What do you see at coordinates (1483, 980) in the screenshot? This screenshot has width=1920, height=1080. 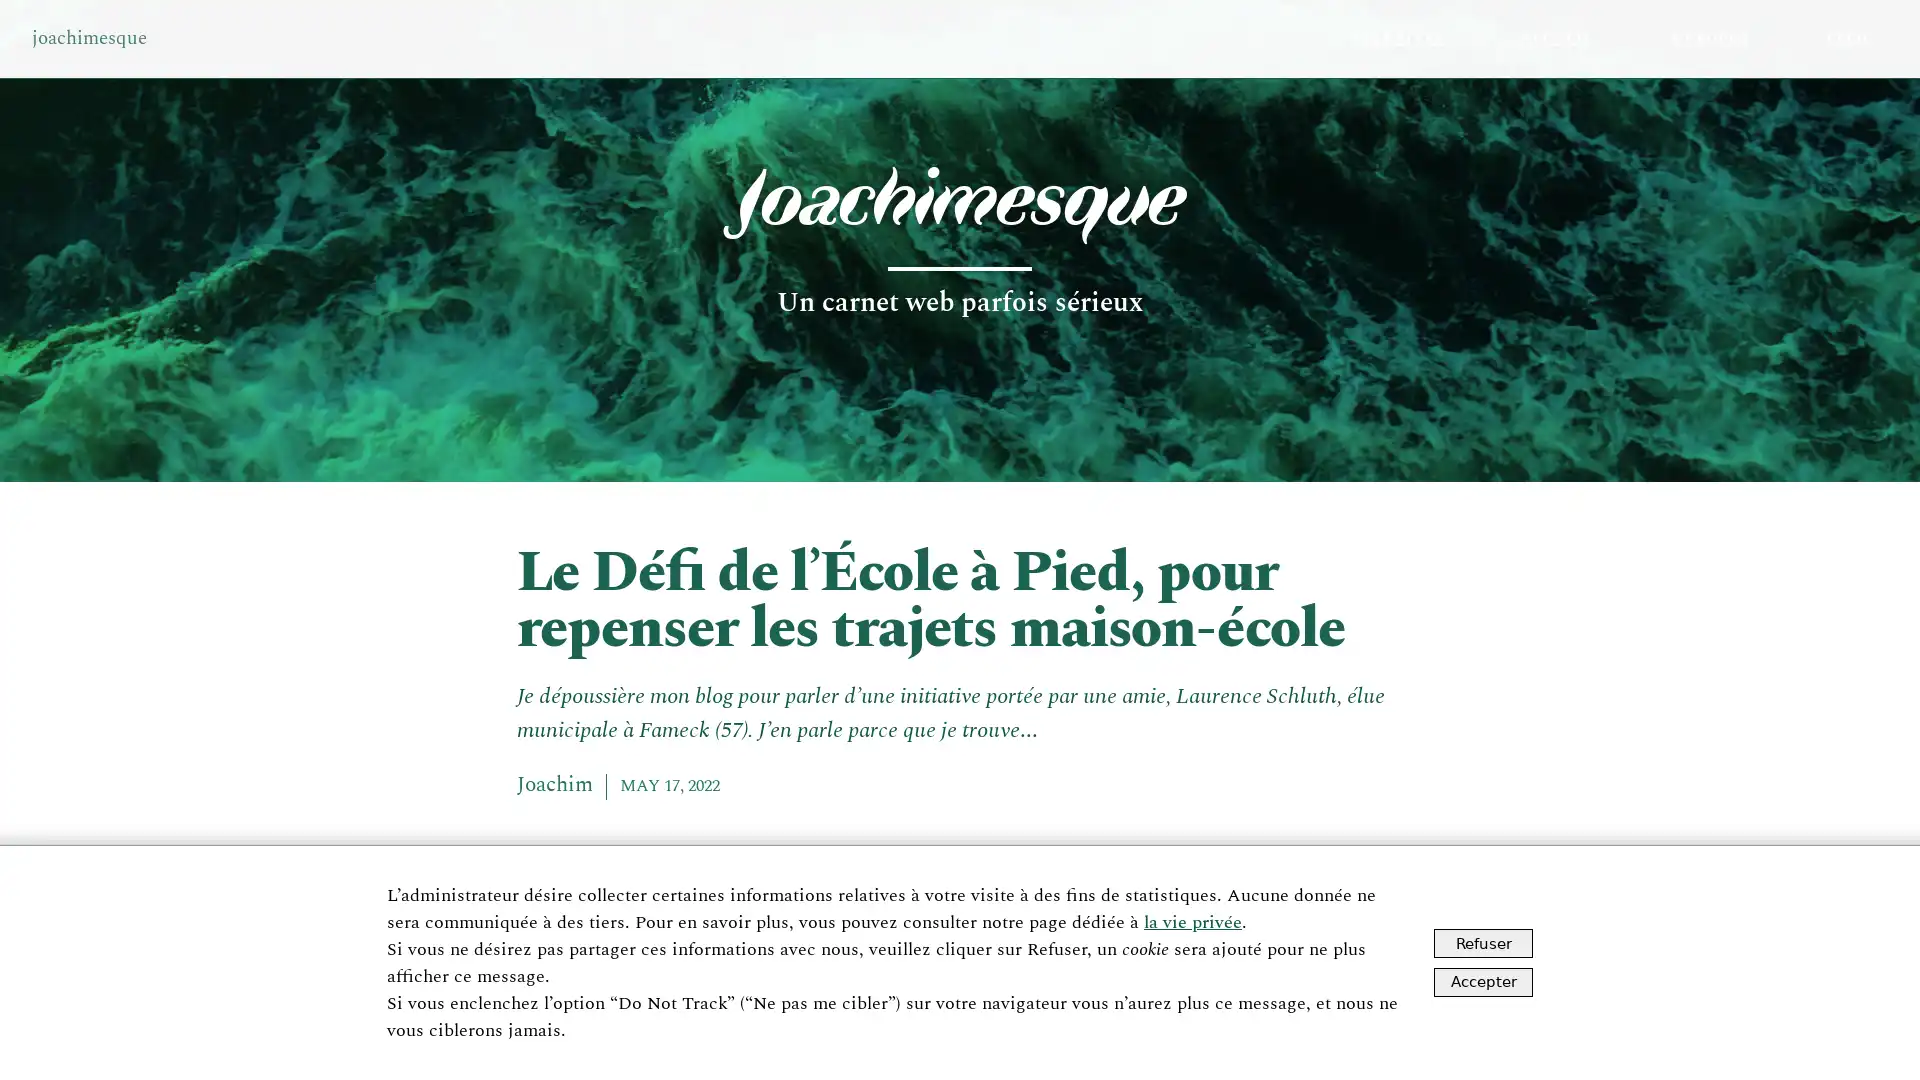 I see `Accepter` at bounding box center [1483, 980].